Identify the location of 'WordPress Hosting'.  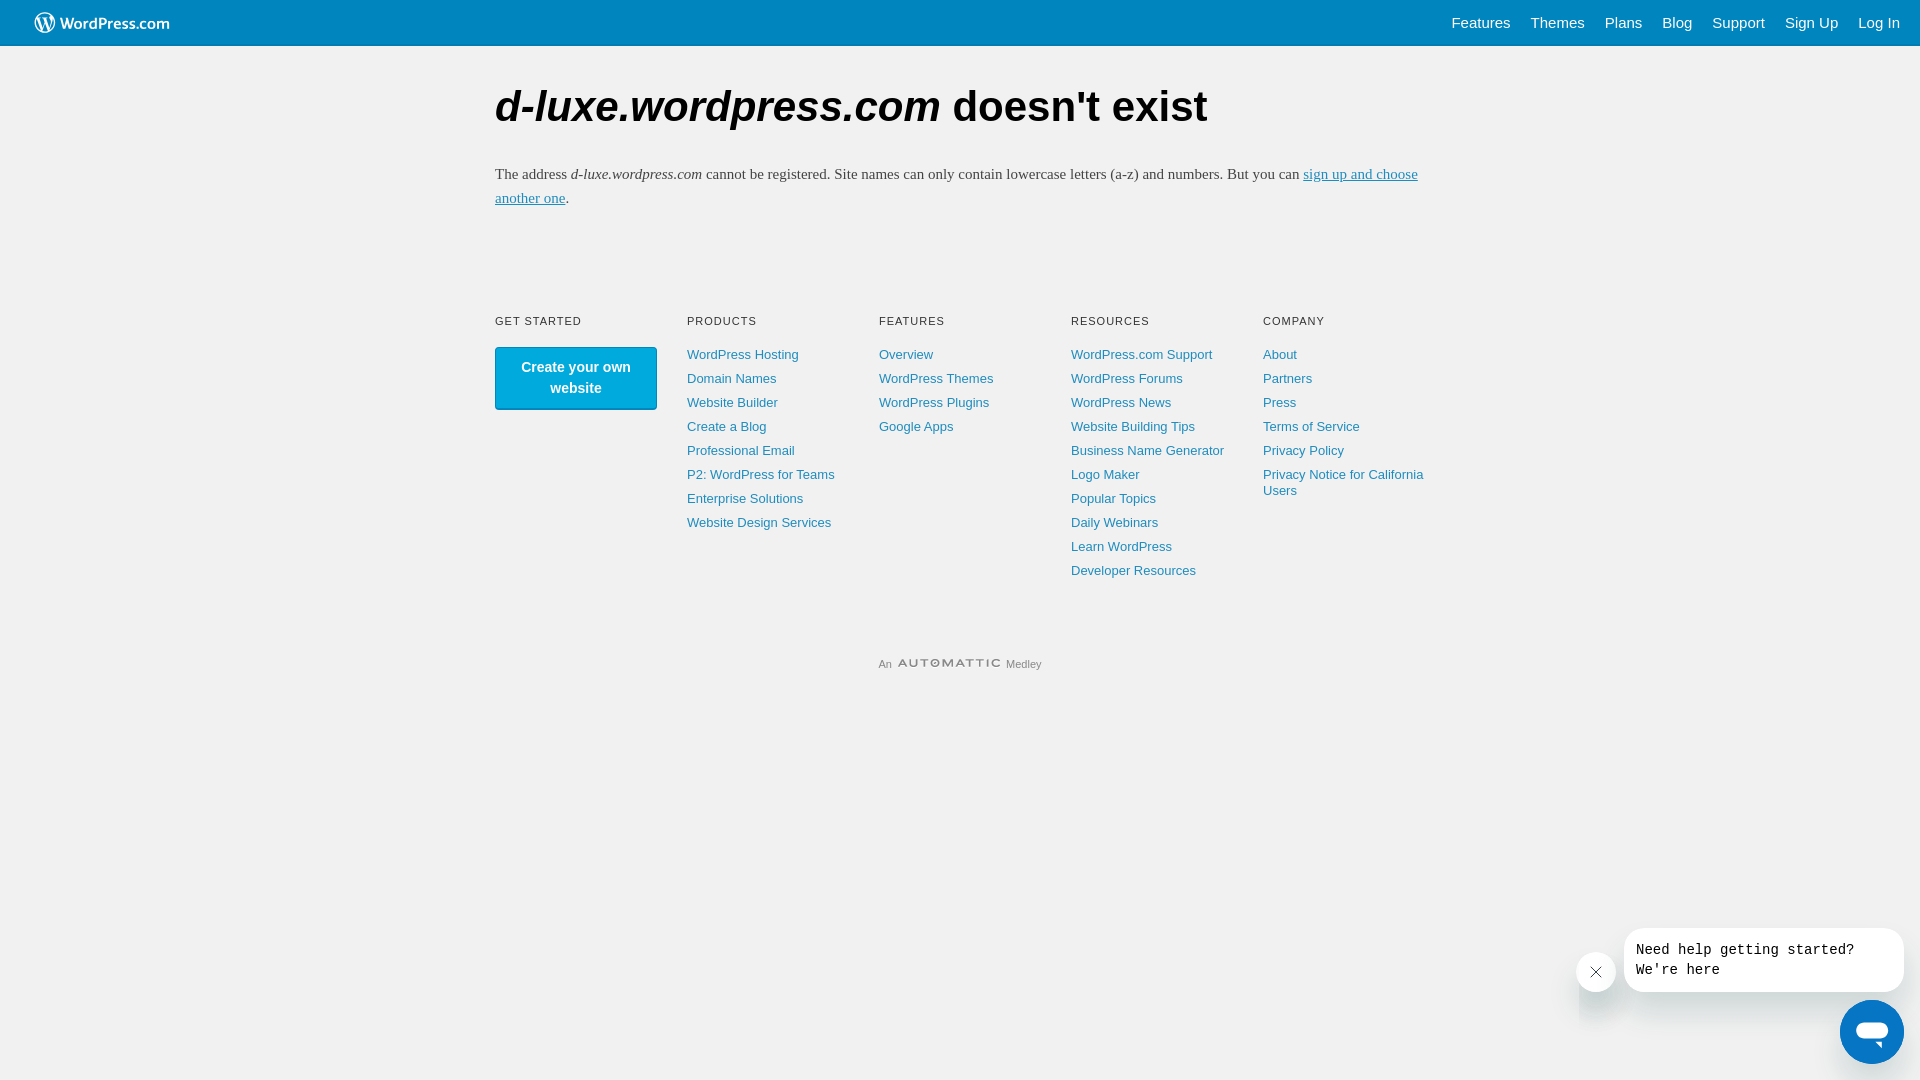
(742, 353).